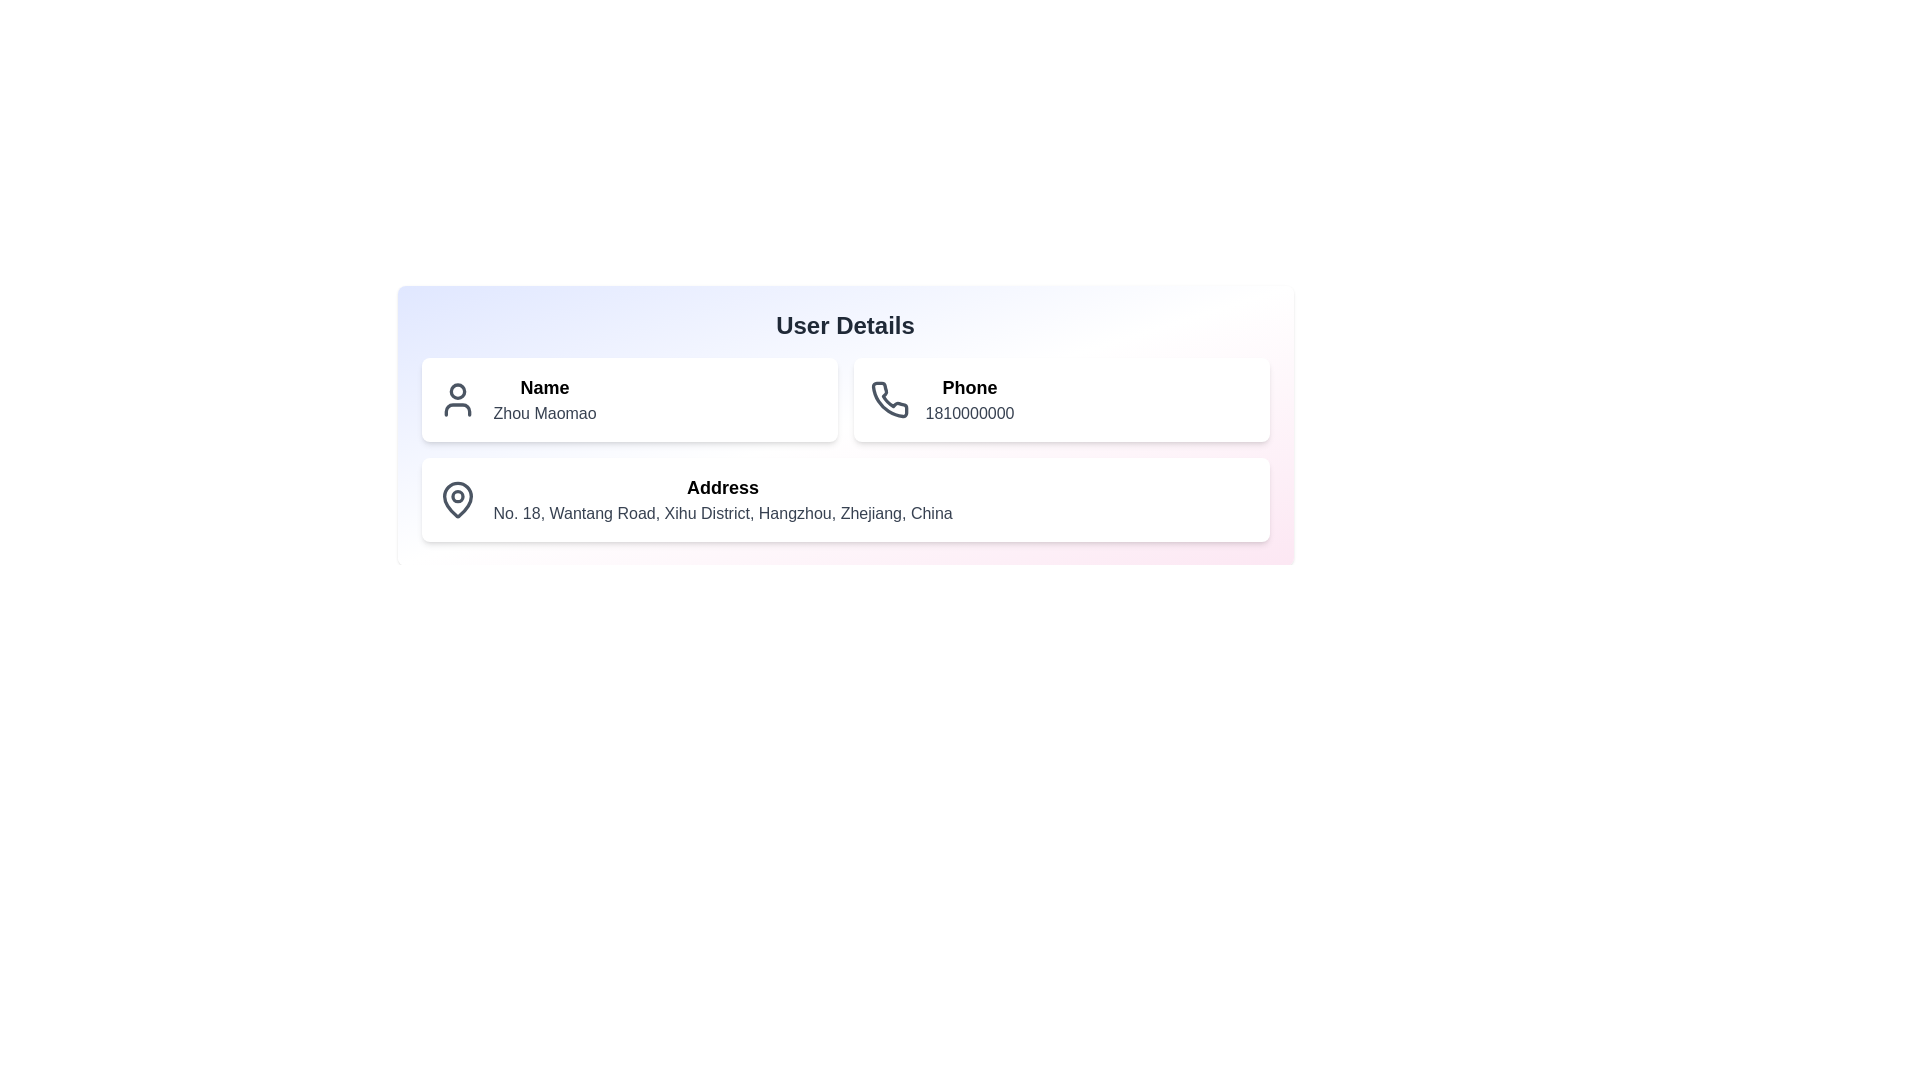  I want to click on the Text Label that categorizes the address information in the lower section of the 'User Details' card, so click(722, 488).